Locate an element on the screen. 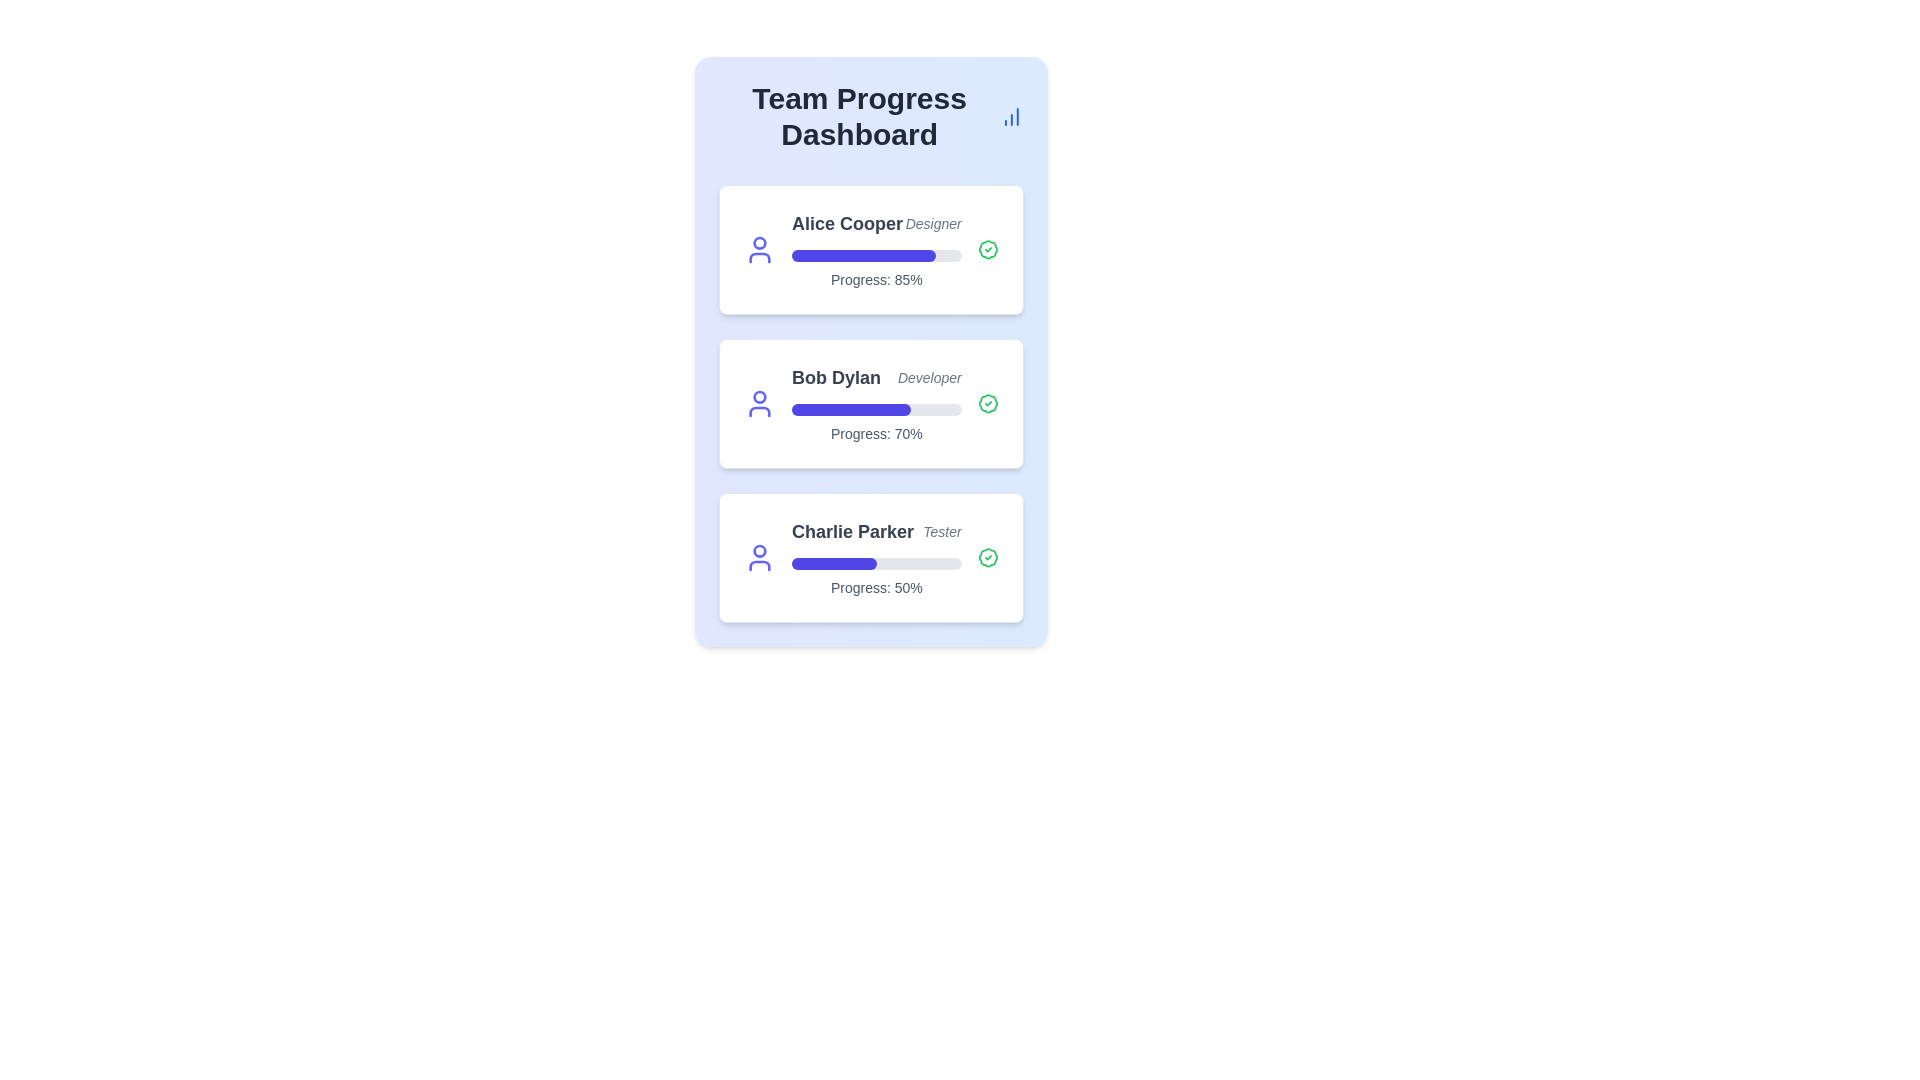 The width and height of the screenshot is (1920, 1080). the List Item displaying task progress information for Bob Dylan, the second team member in the Team Progress Dashboard is located at coordinates (871, 404).